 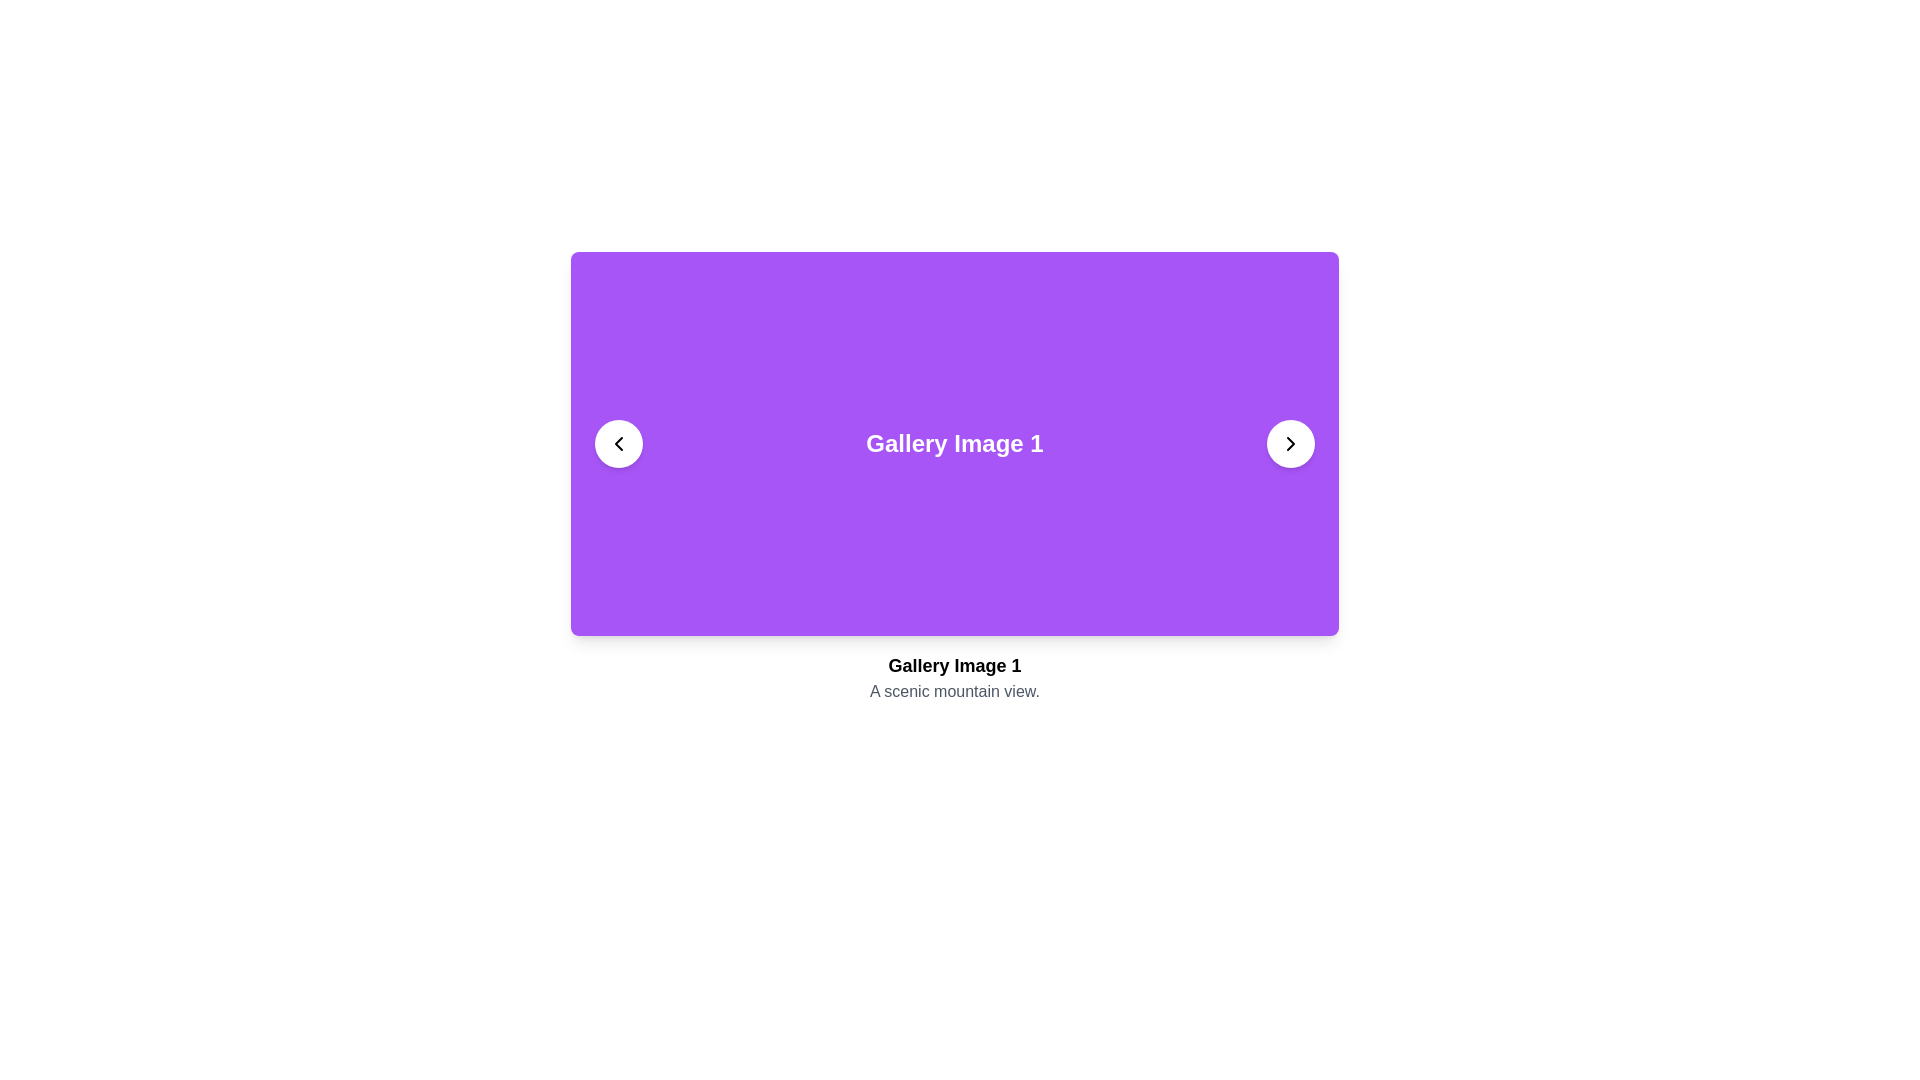 What do you see at coordinates (1291, 442) in the screenshot?
I see `the thin chevron-shaped icon pointing to the right, located within a circular button on the far right of the purple panel labeled 'Gallery Image 1'` at bounding box center [1291, 442].